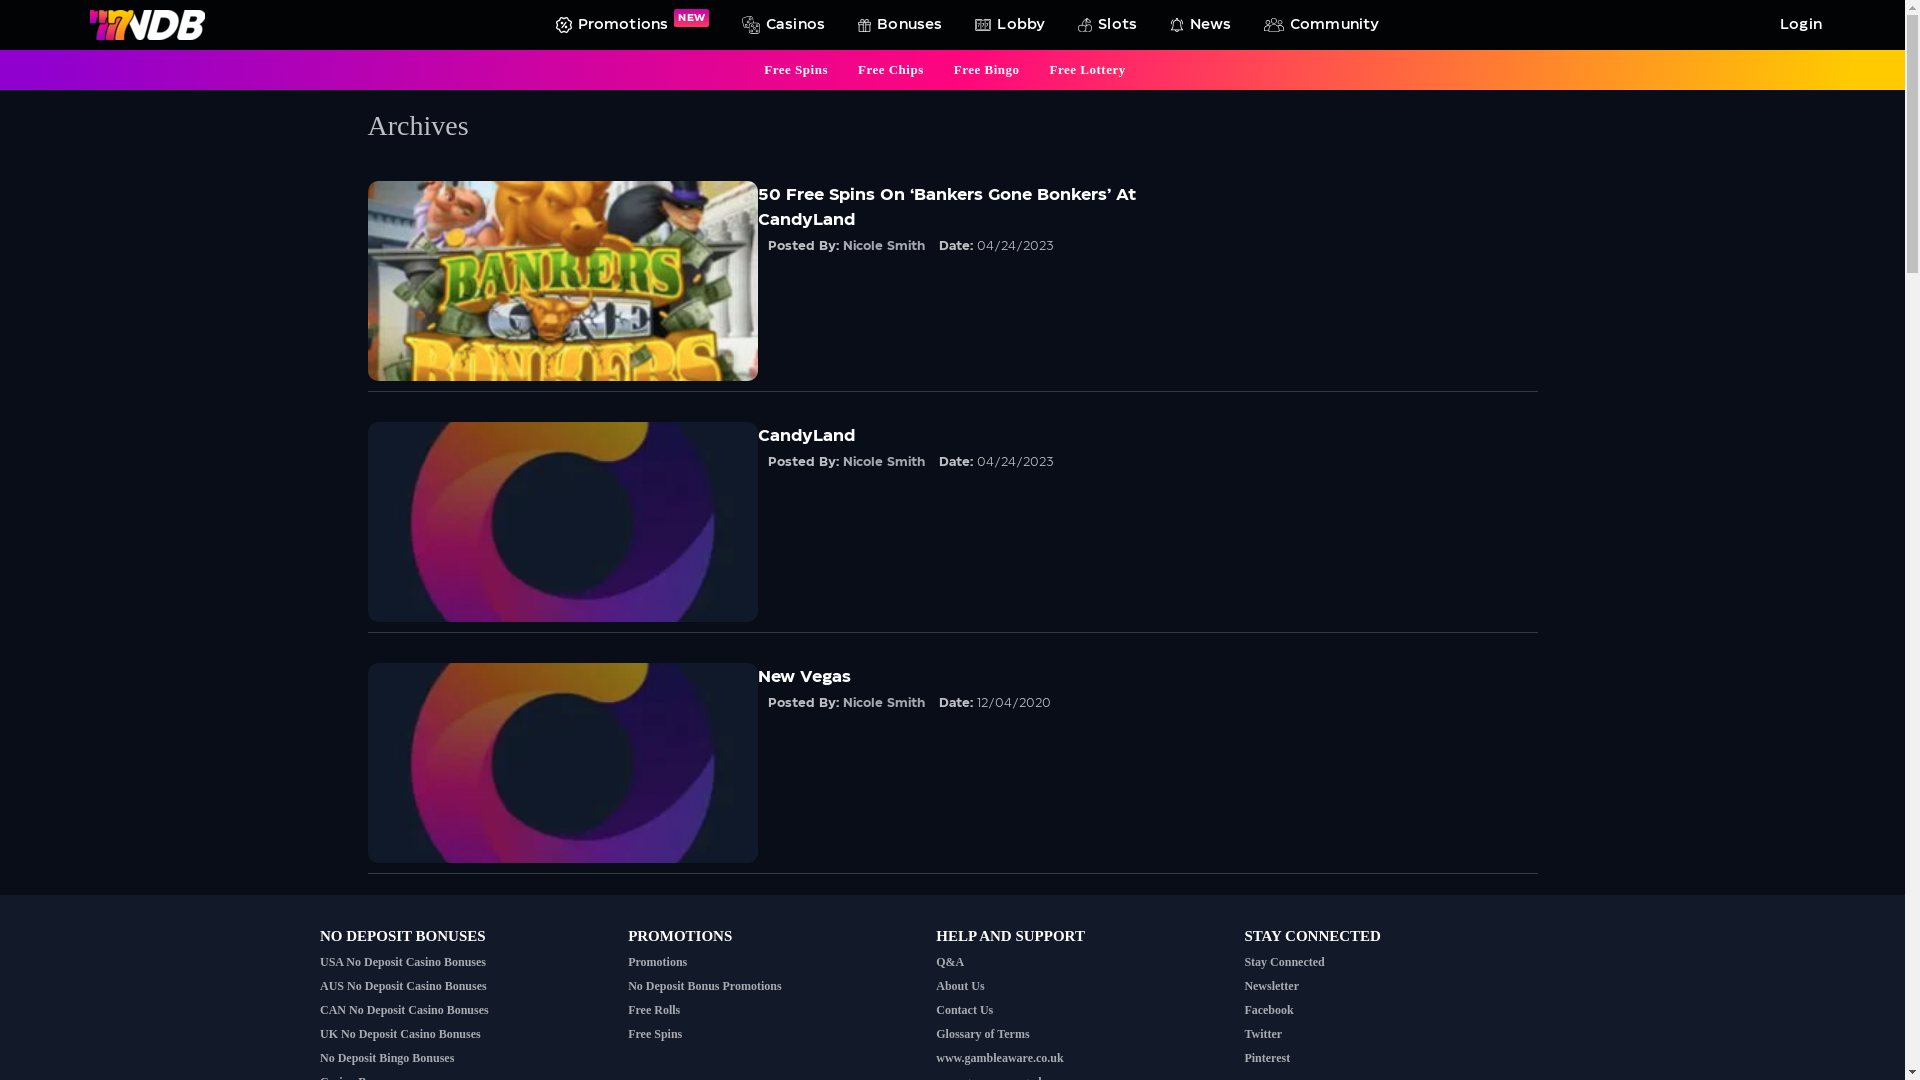 This screenshot has width=1920, height=1080. What do you see at coordinates (1270, 985) in the screenshot?
I see `'Newsletter'` at bounding box center [1270, 985].